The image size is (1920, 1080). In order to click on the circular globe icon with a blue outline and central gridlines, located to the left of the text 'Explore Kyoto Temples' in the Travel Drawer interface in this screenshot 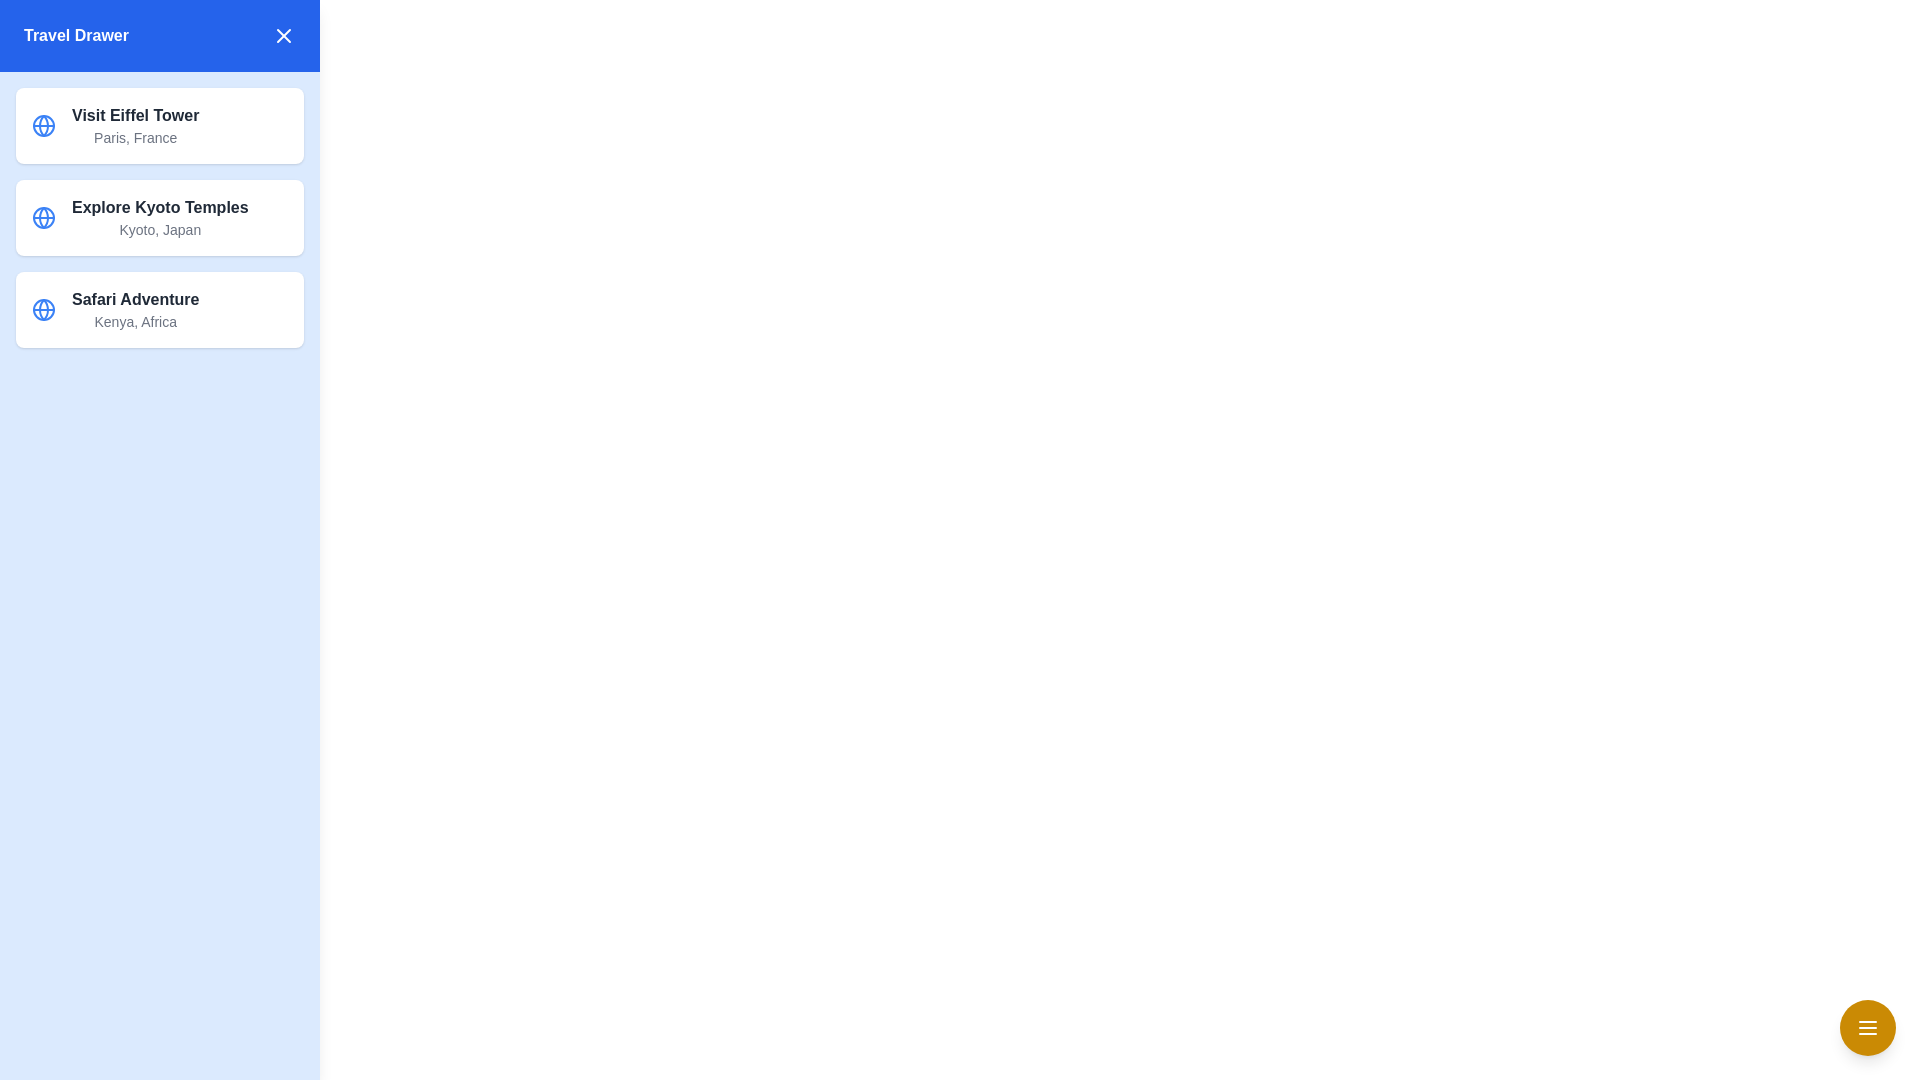, I will do `click(43, 218)`.